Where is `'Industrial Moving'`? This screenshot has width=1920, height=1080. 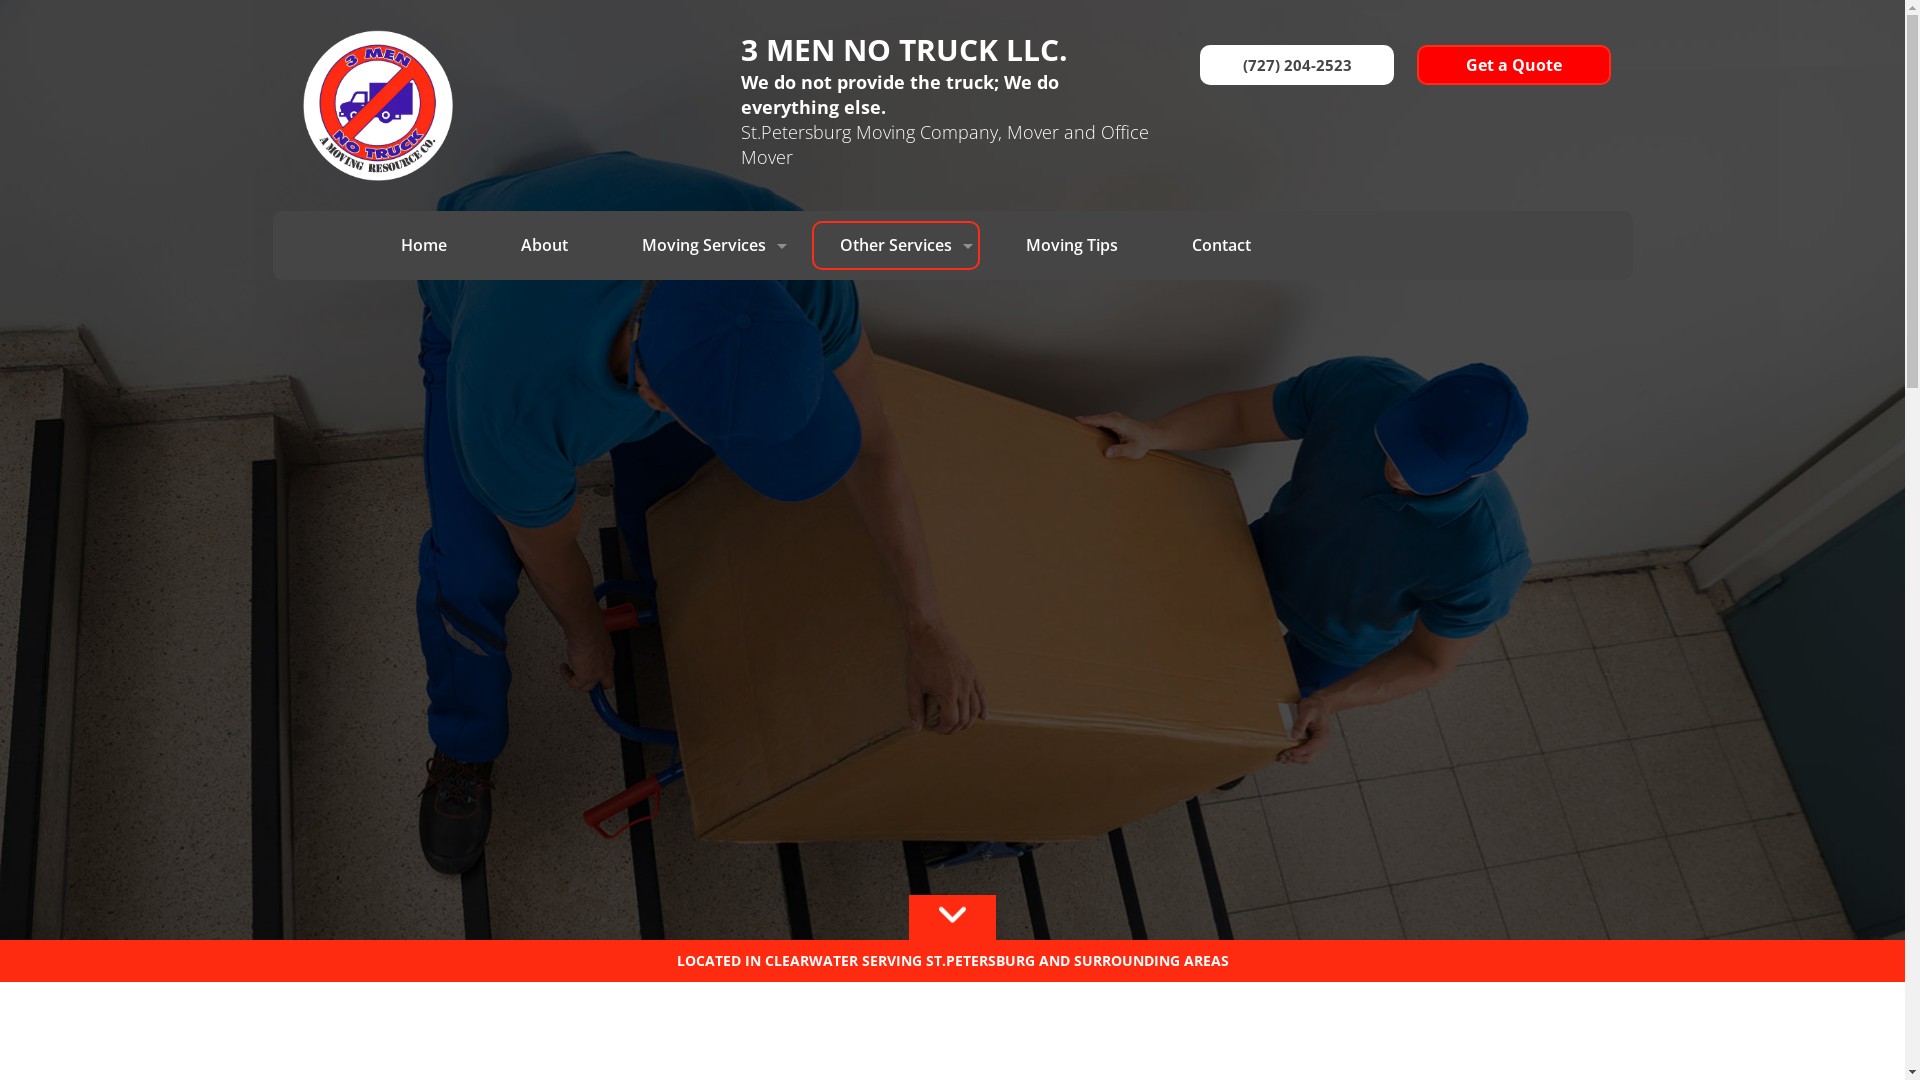
'Industrial Moving' is located at coordinates (613, 450).